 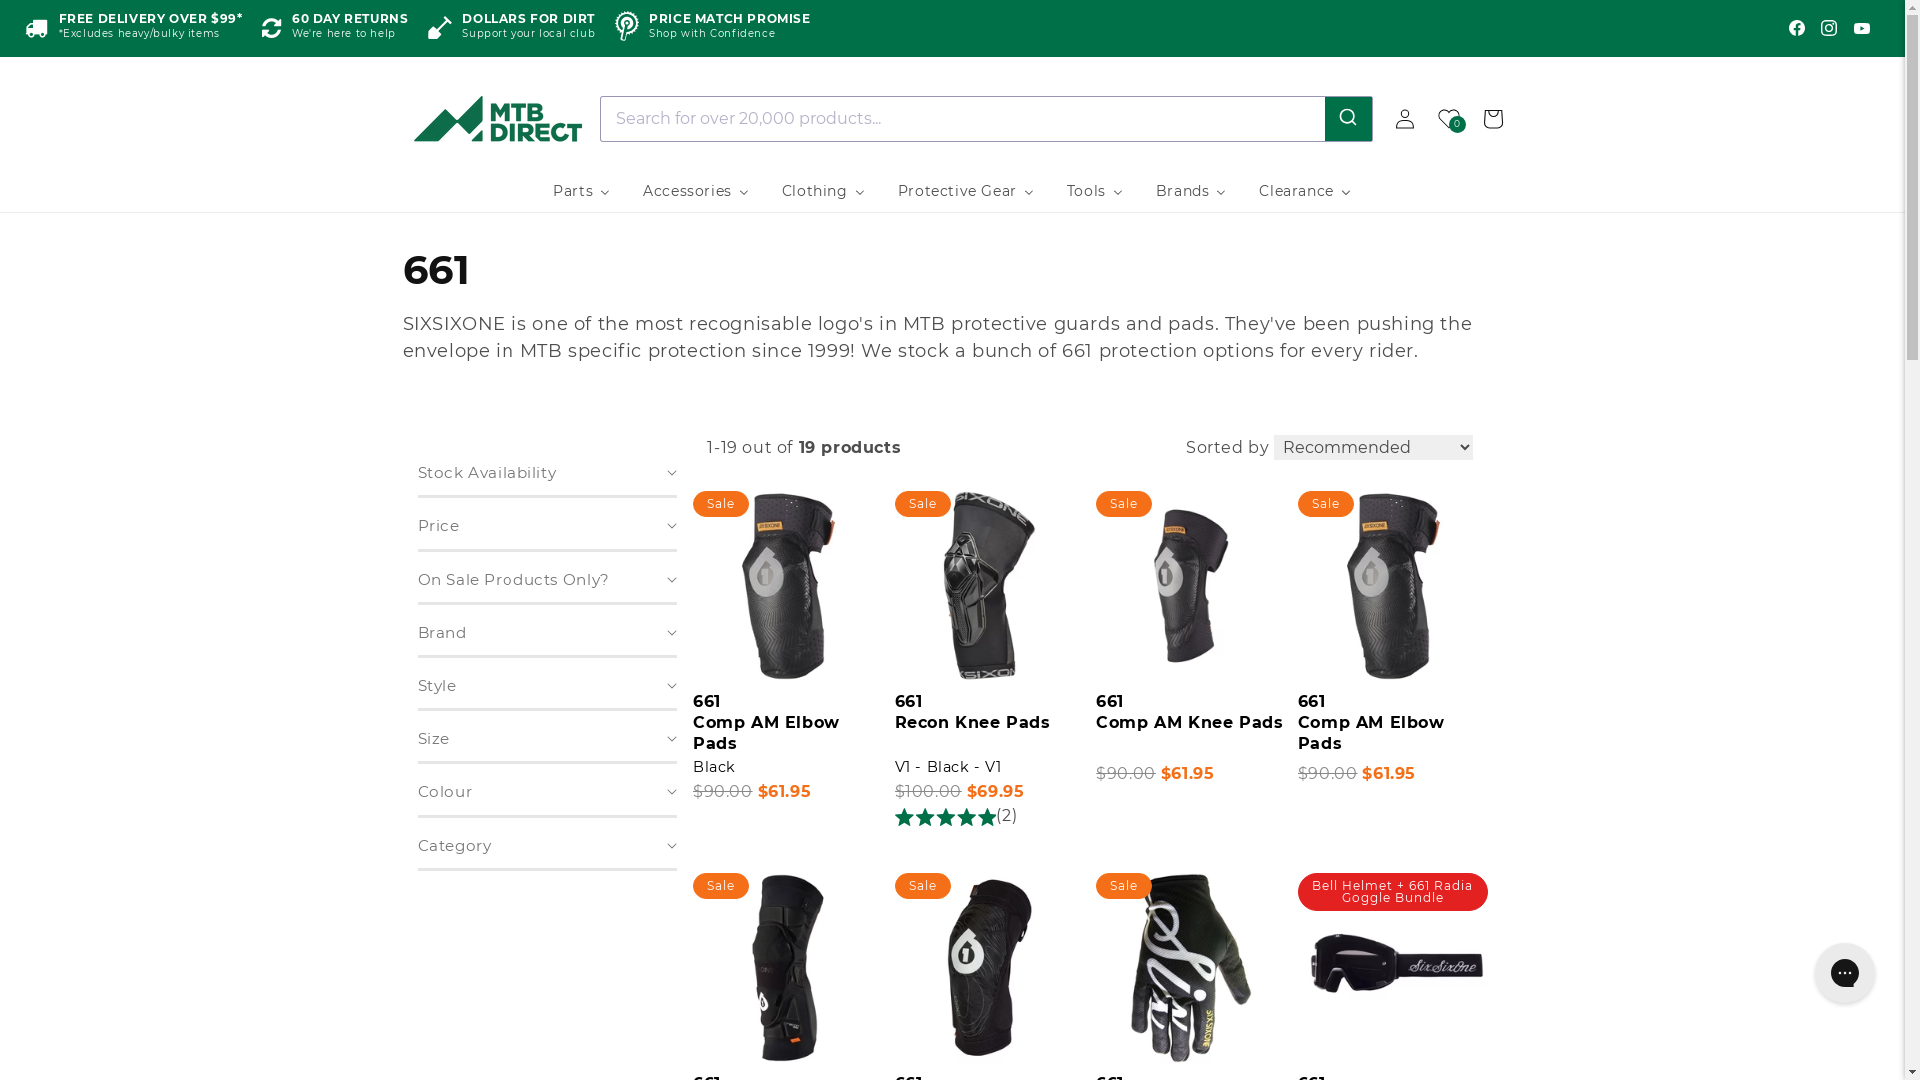 What do you see at coordinates (1843, 971) in the screenshot?
I see `'Gorgias live chat messenger'` at bounding box center [1843, 971].